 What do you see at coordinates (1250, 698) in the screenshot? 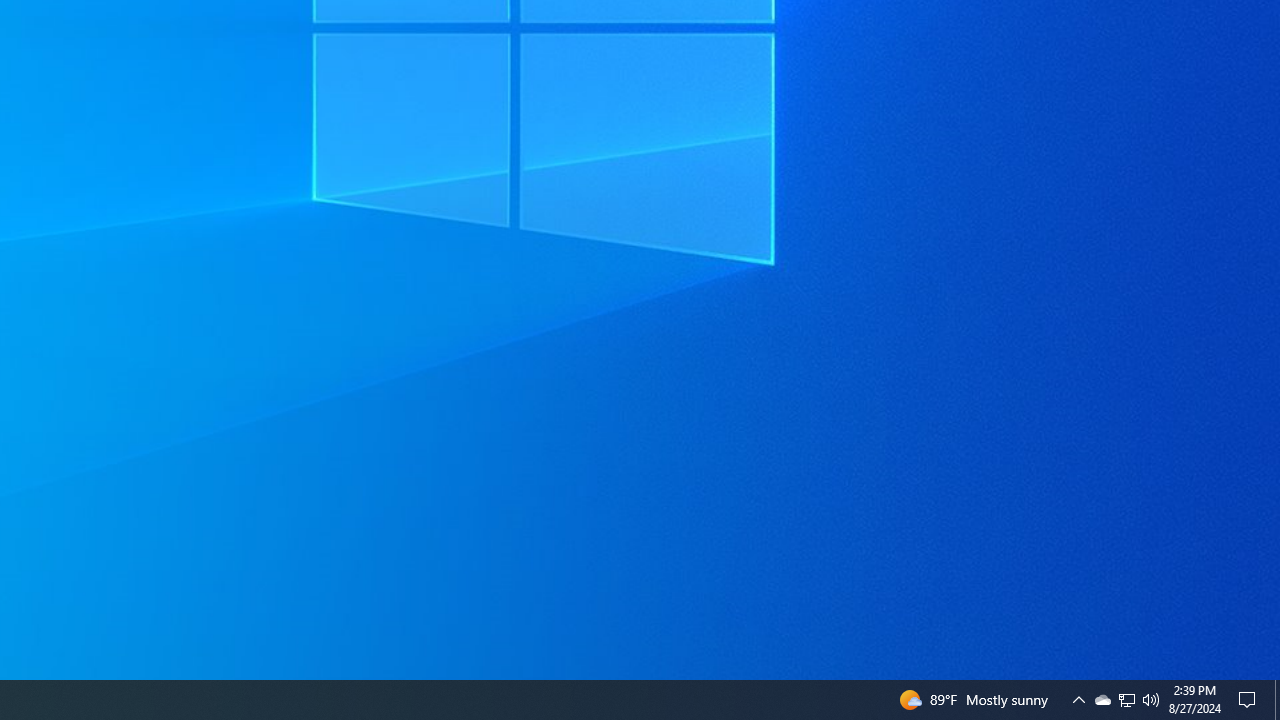
I see `'Action Center, No new notifications'` at bounding box center [1250, 698].